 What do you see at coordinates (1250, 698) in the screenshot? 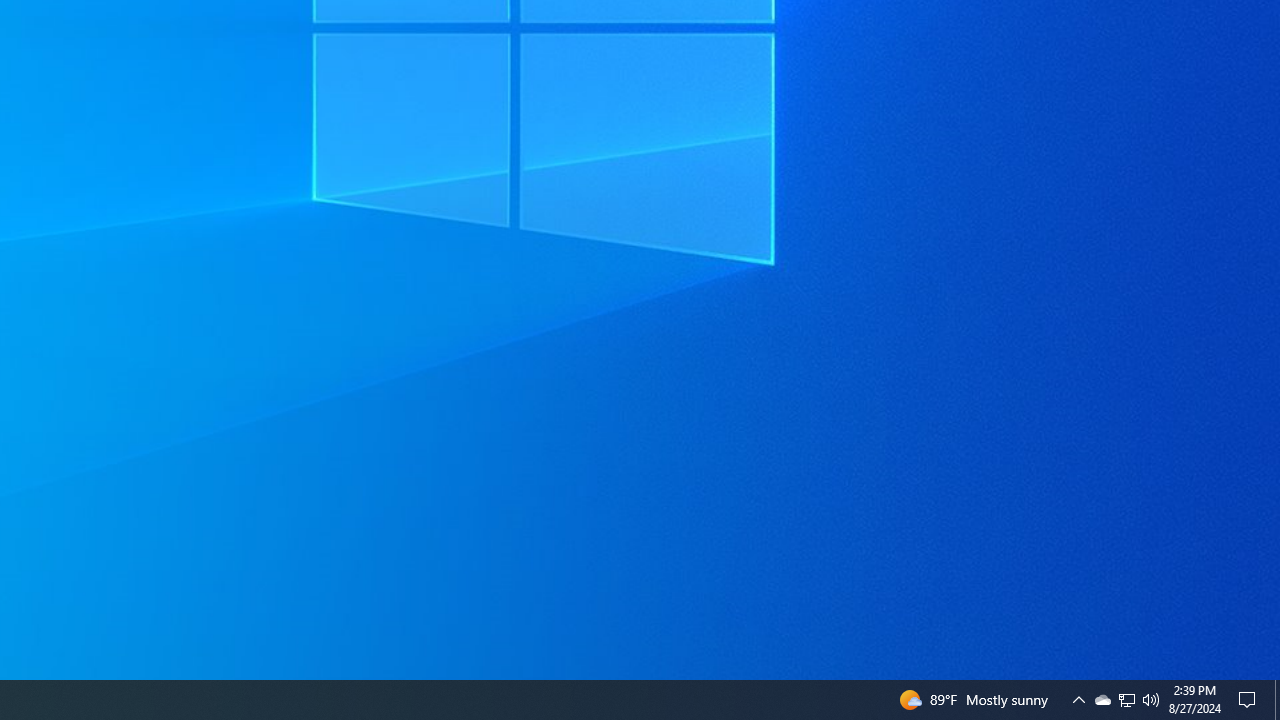
I see `'Action Center, No new notifications'` at bounding box center [1250, 698].